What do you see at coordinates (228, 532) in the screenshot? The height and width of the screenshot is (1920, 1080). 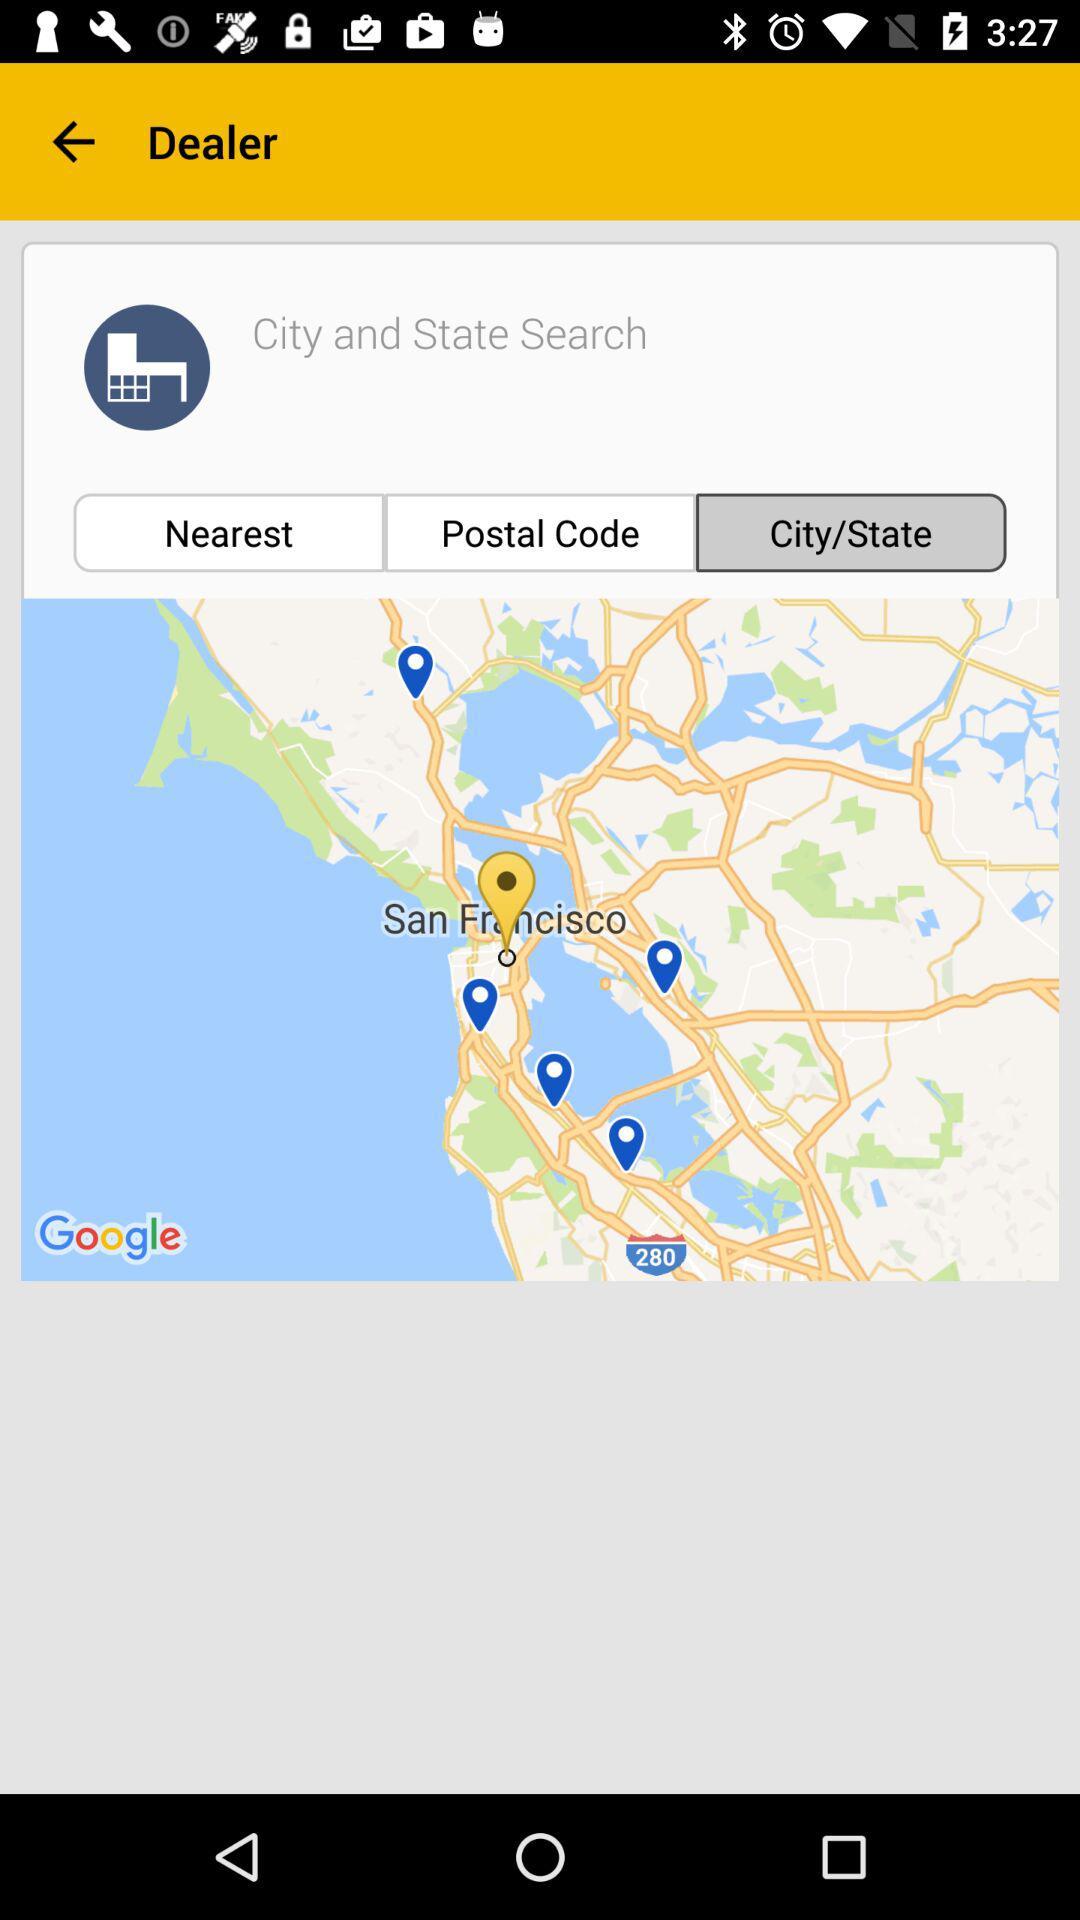 I see `the nearest item` at bounding box center [228, 532].